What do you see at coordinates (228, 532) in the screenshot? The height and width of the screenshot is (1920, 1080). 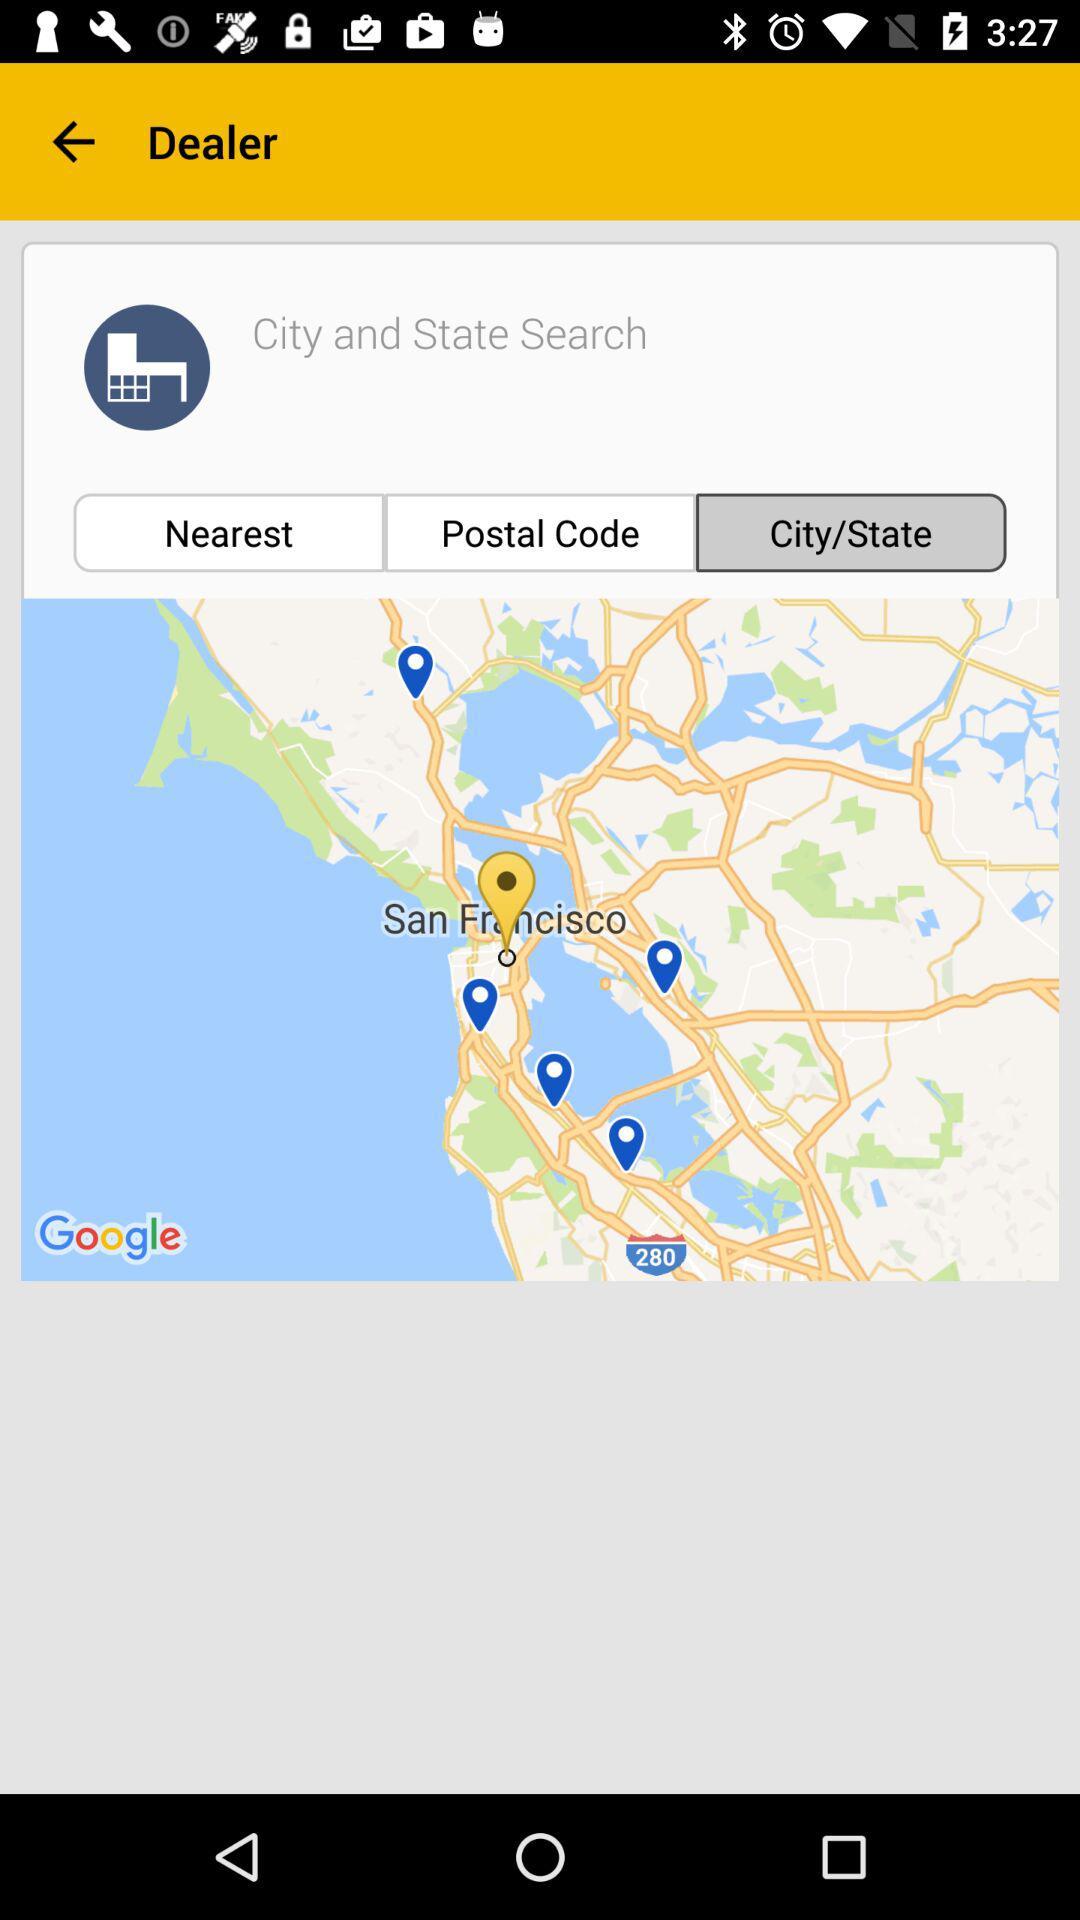 I see `the nearest item` at bounding box center [228, 532].